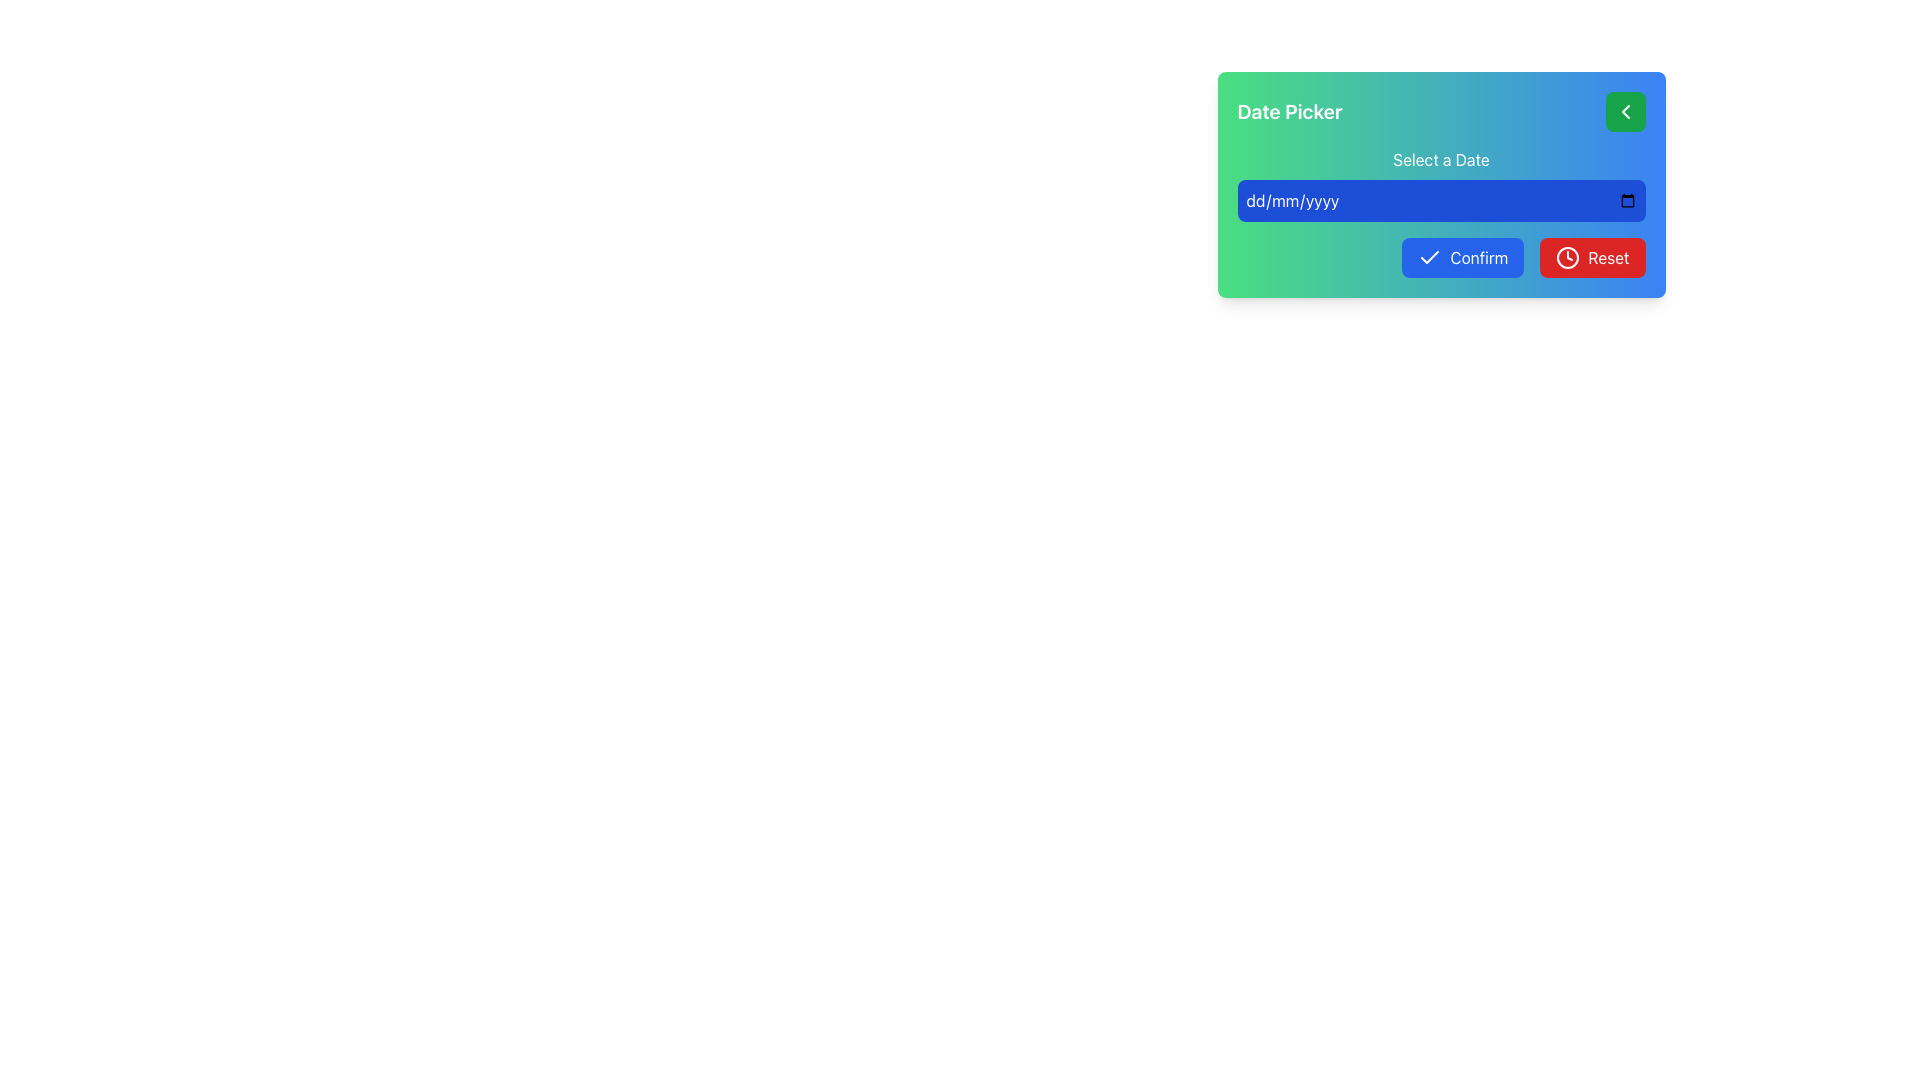  Describe the element at coordinates (1592, 257) in the screenshot. I see `the red rectangular 'Reset' button with rounded corners, which has a clock icon on the left and the text 'Reset' on the right` at that location.